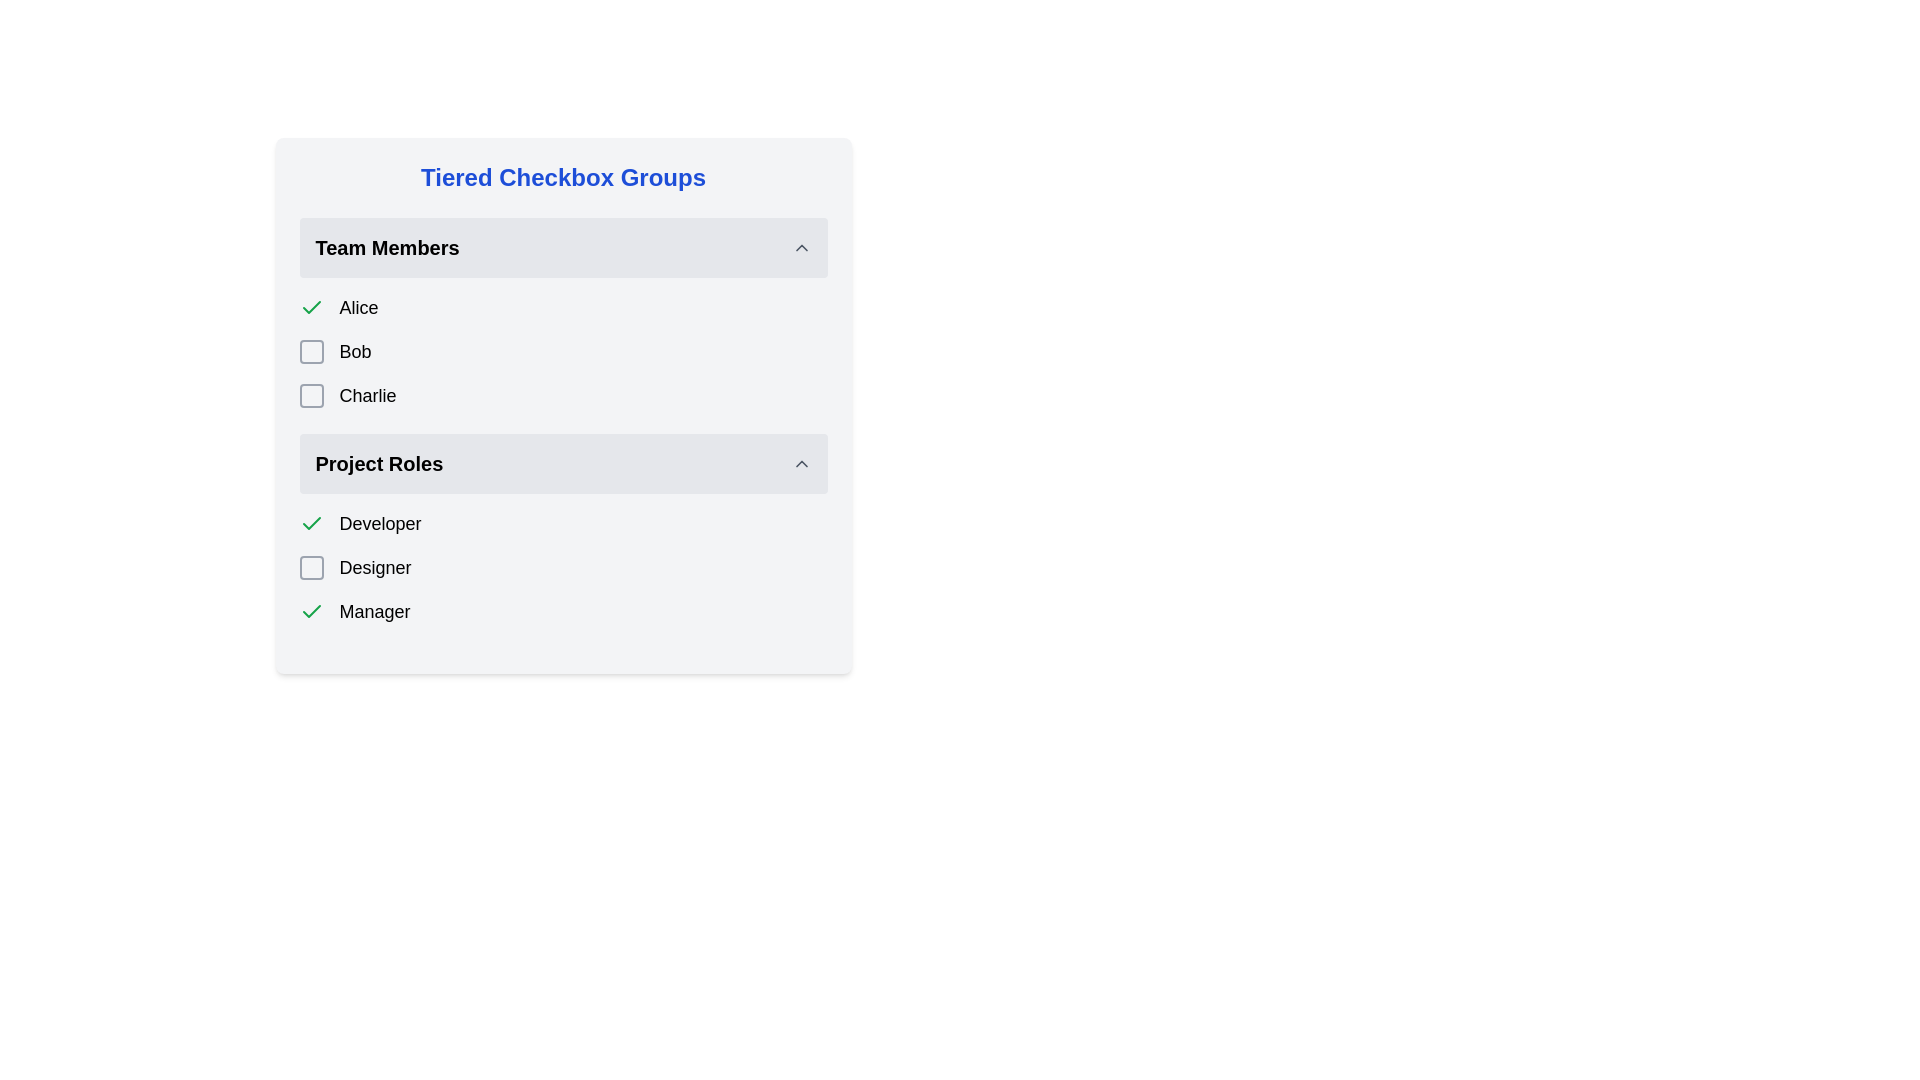 This screenshot has height=1080, width=1920. What do you see at coordinates (310, 523) in the screenshot?
I see `the green checkmark icon in the checkbox control associated with the 'Developer' label under the 'Project Roles' section` at bounding box center [310, 523].